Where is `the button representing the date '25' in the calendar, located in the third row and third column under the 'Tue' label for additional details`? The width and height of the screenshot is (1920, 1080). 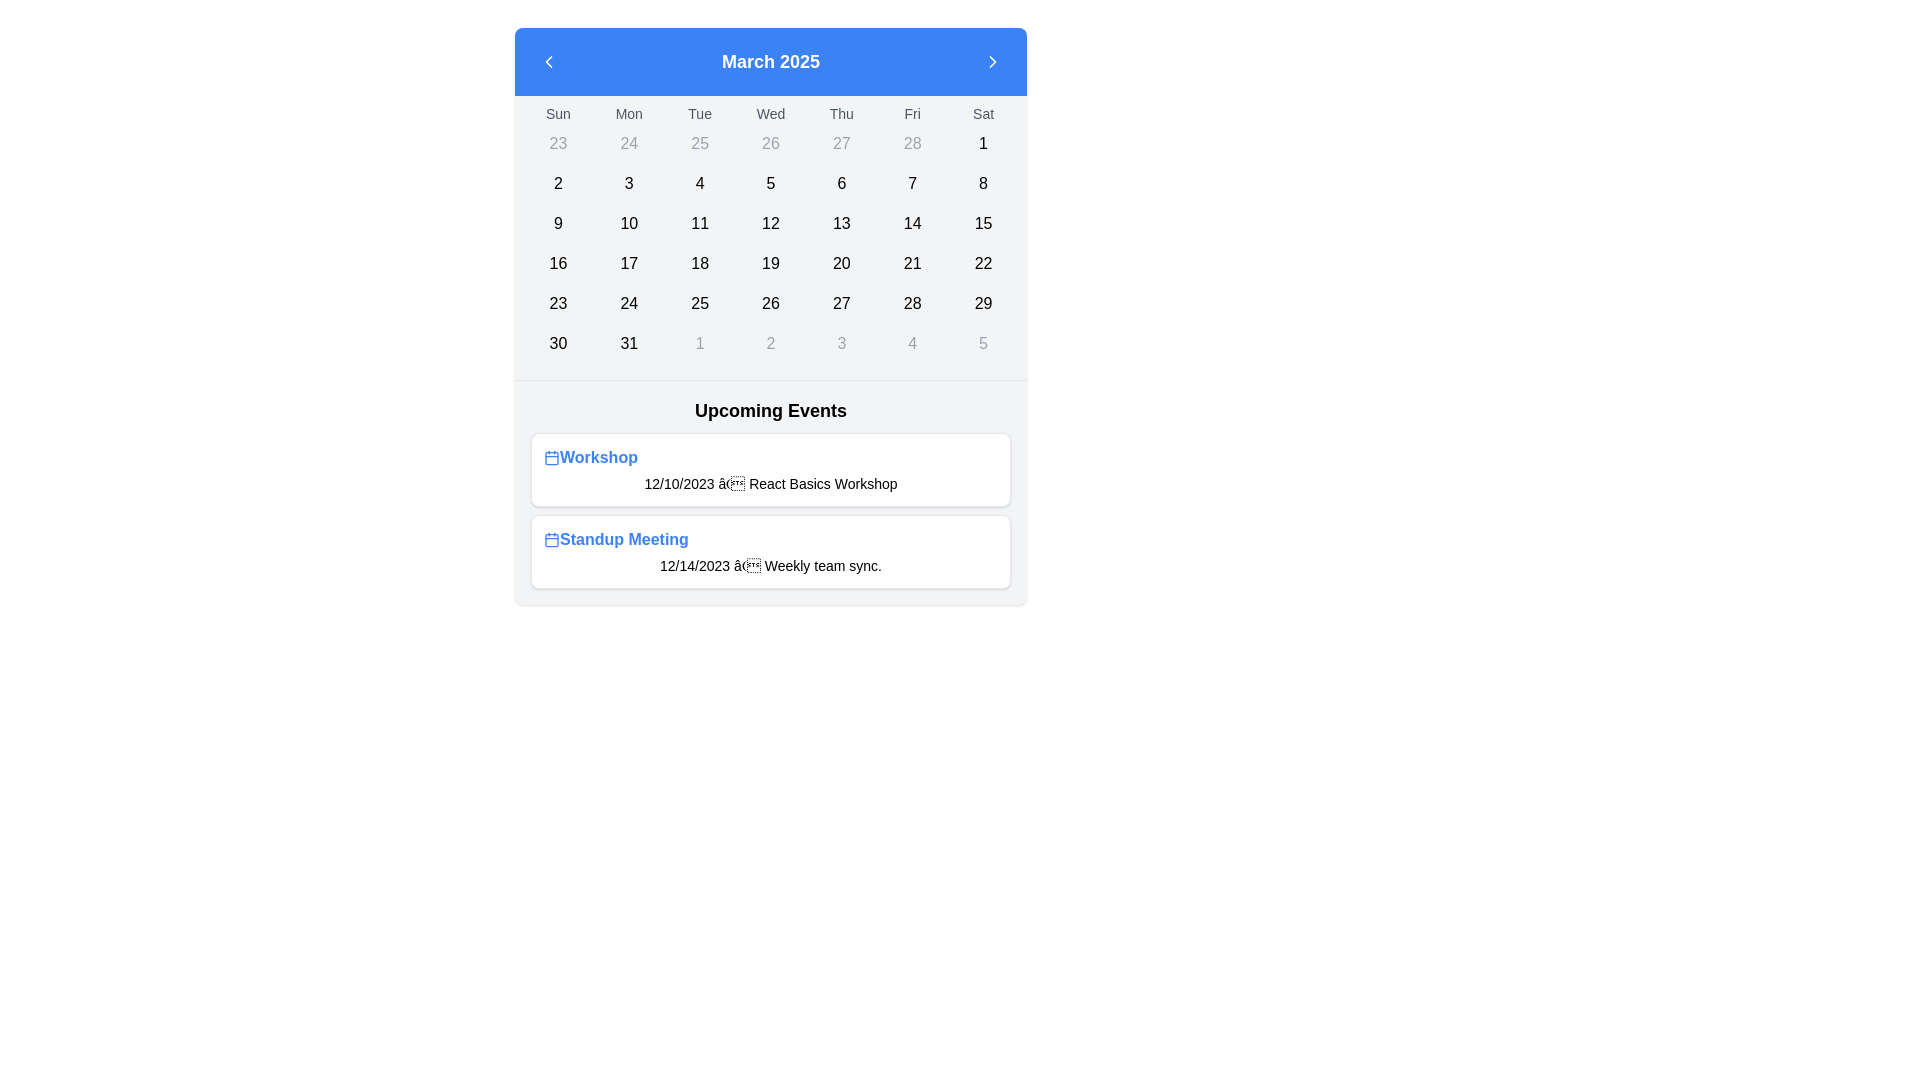 the button representing the date '25' in the calendar, located in the third row and third column under the 'Tue' label for additional details is located at coordinates (700, 304).